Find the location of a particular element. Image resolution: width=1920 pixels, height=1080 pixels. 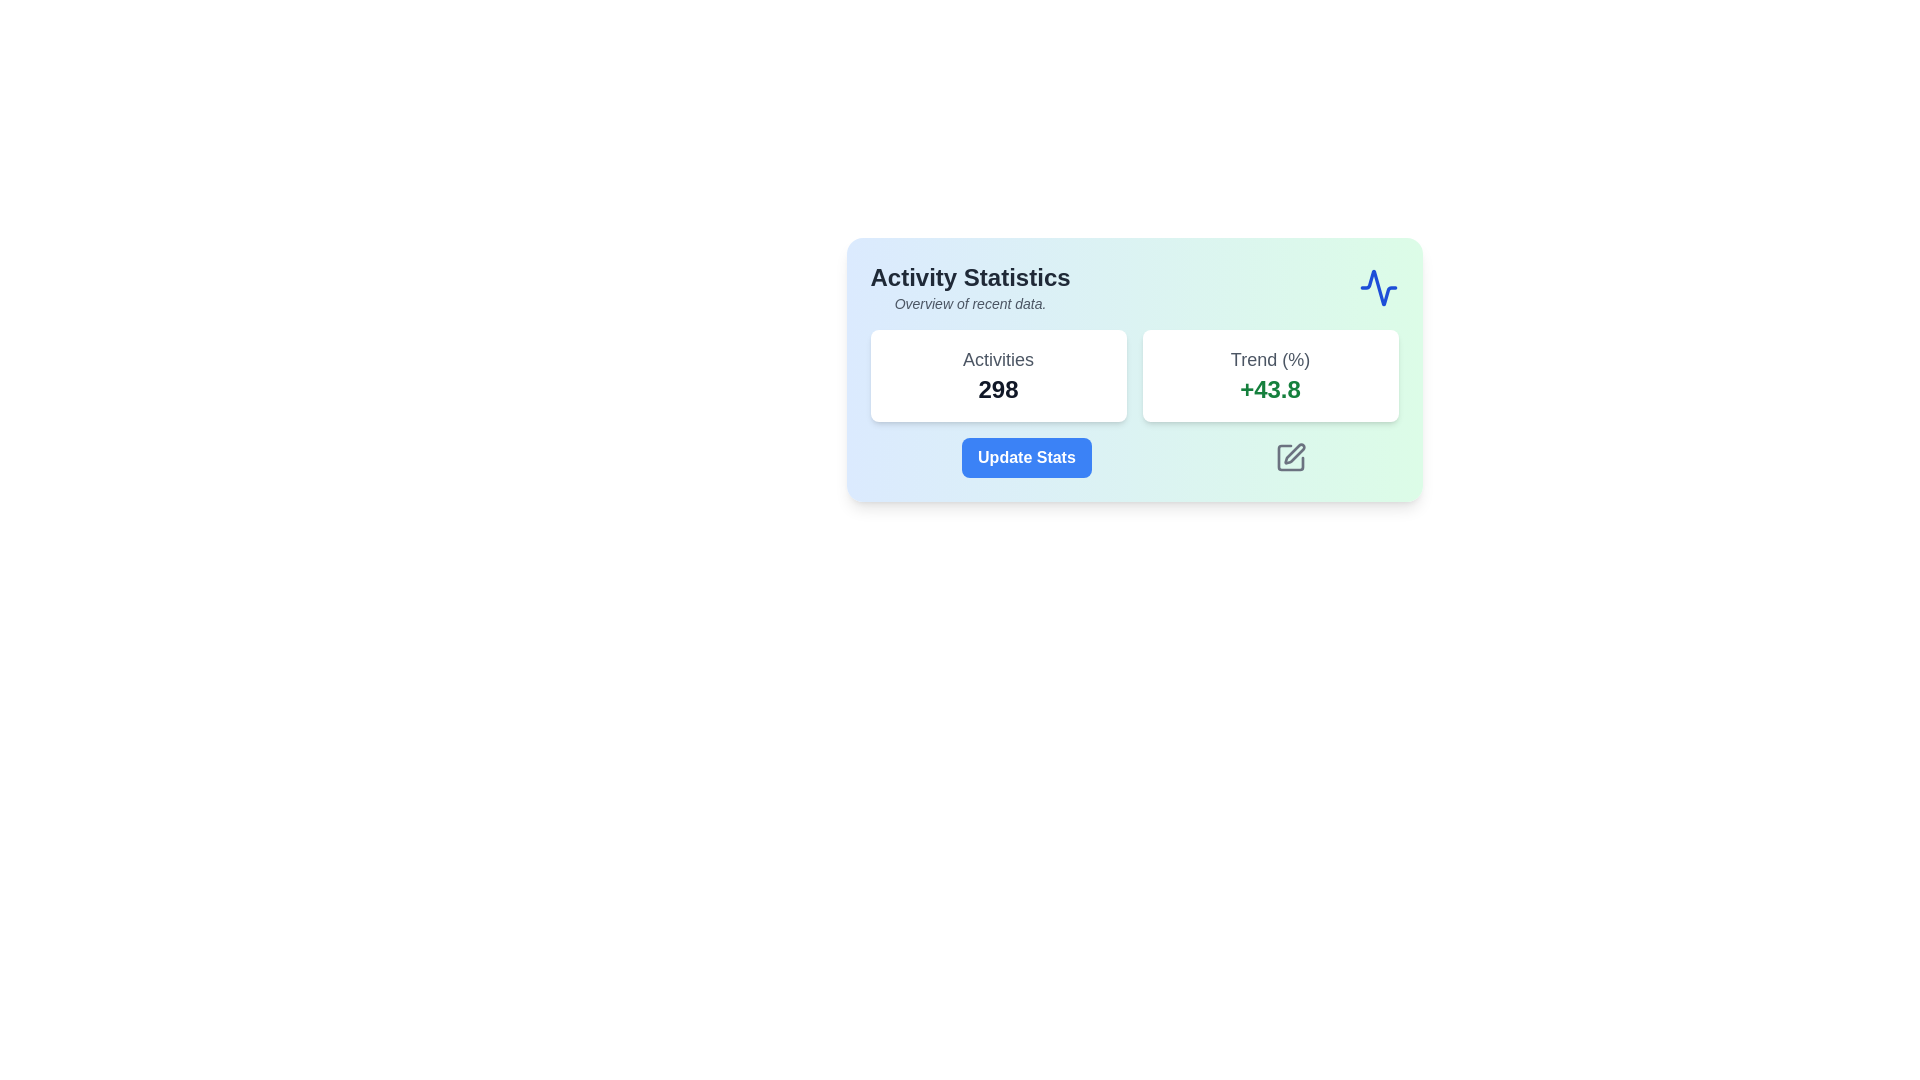

the text label displaying the number '298' in bold, large-sized dark gray text, located directly below the 'Activities' label in the Activity Statistics panel is located at coordinates (998, 389).